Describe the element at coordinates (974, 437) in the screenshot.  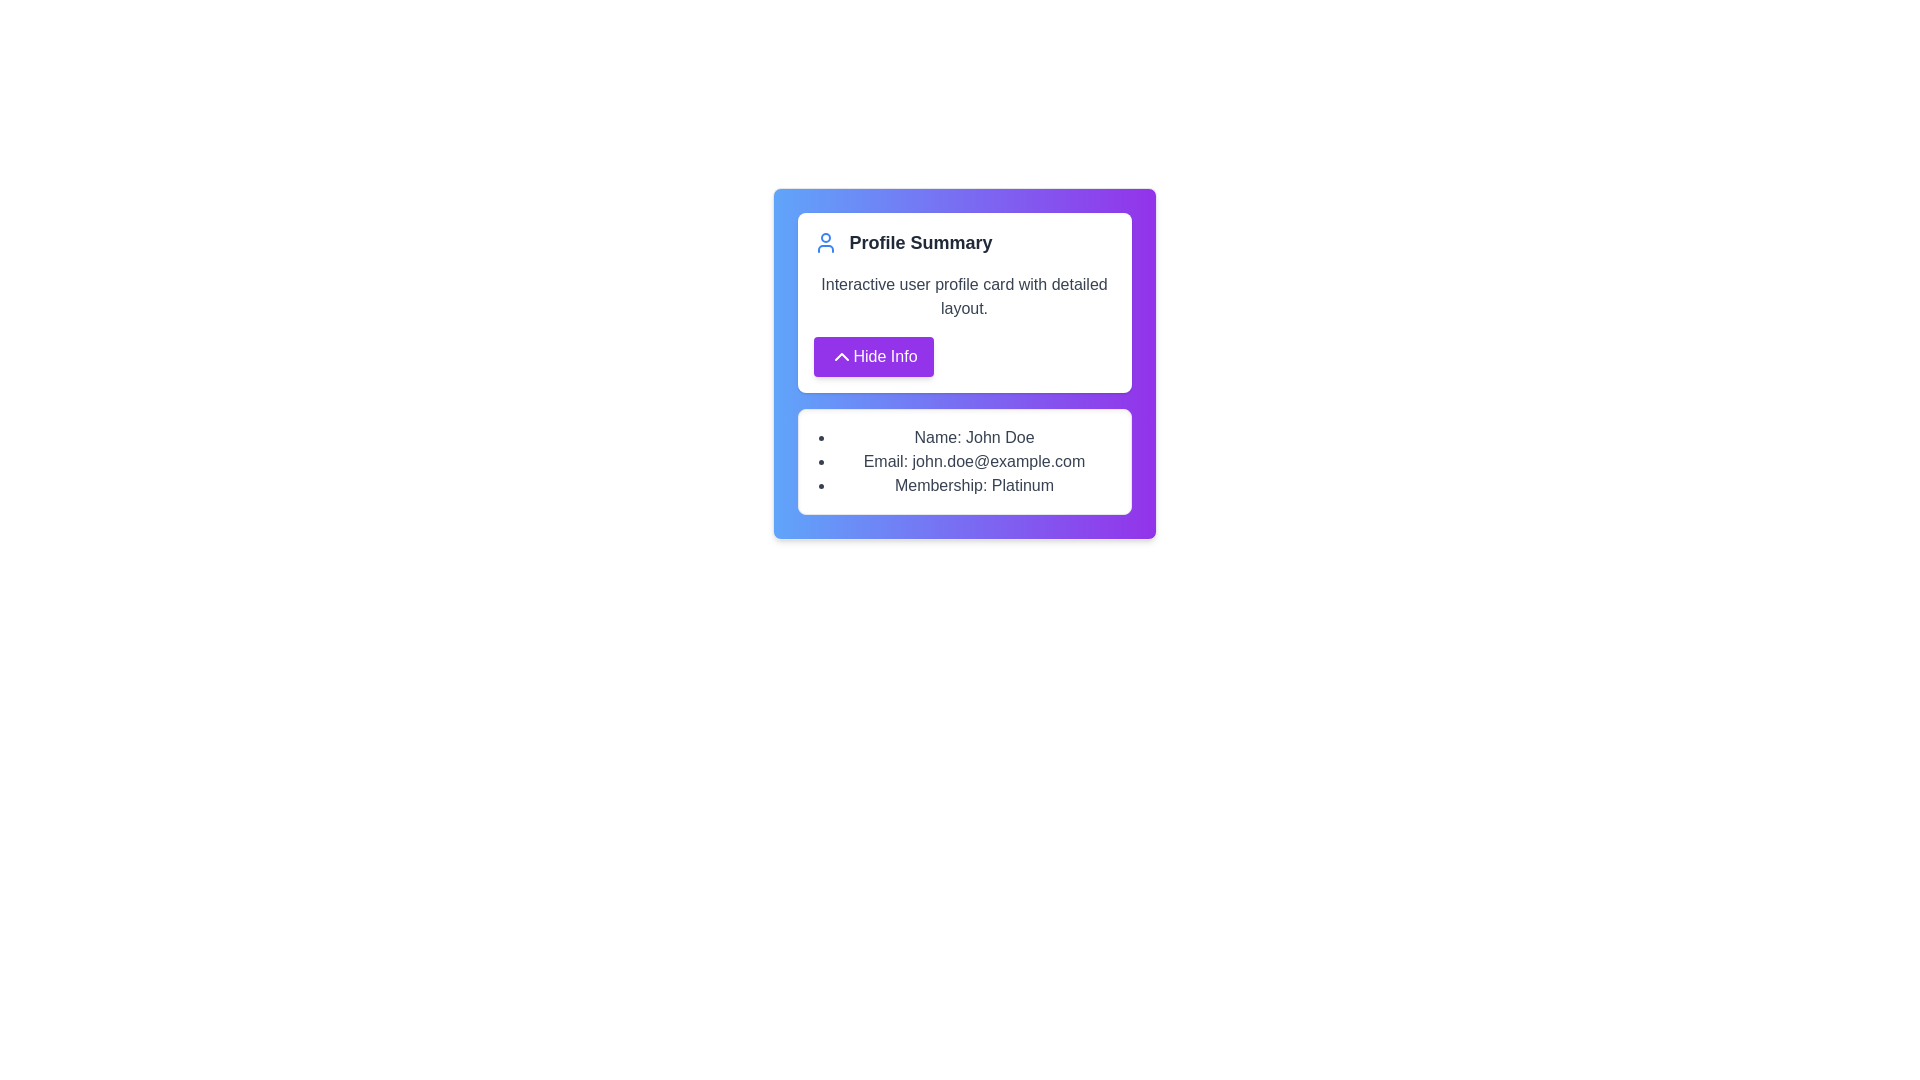
I see `the static text field displaying 'Name: John Doe', which is the first item in a bulleted list and styled with a gray font` at that location.